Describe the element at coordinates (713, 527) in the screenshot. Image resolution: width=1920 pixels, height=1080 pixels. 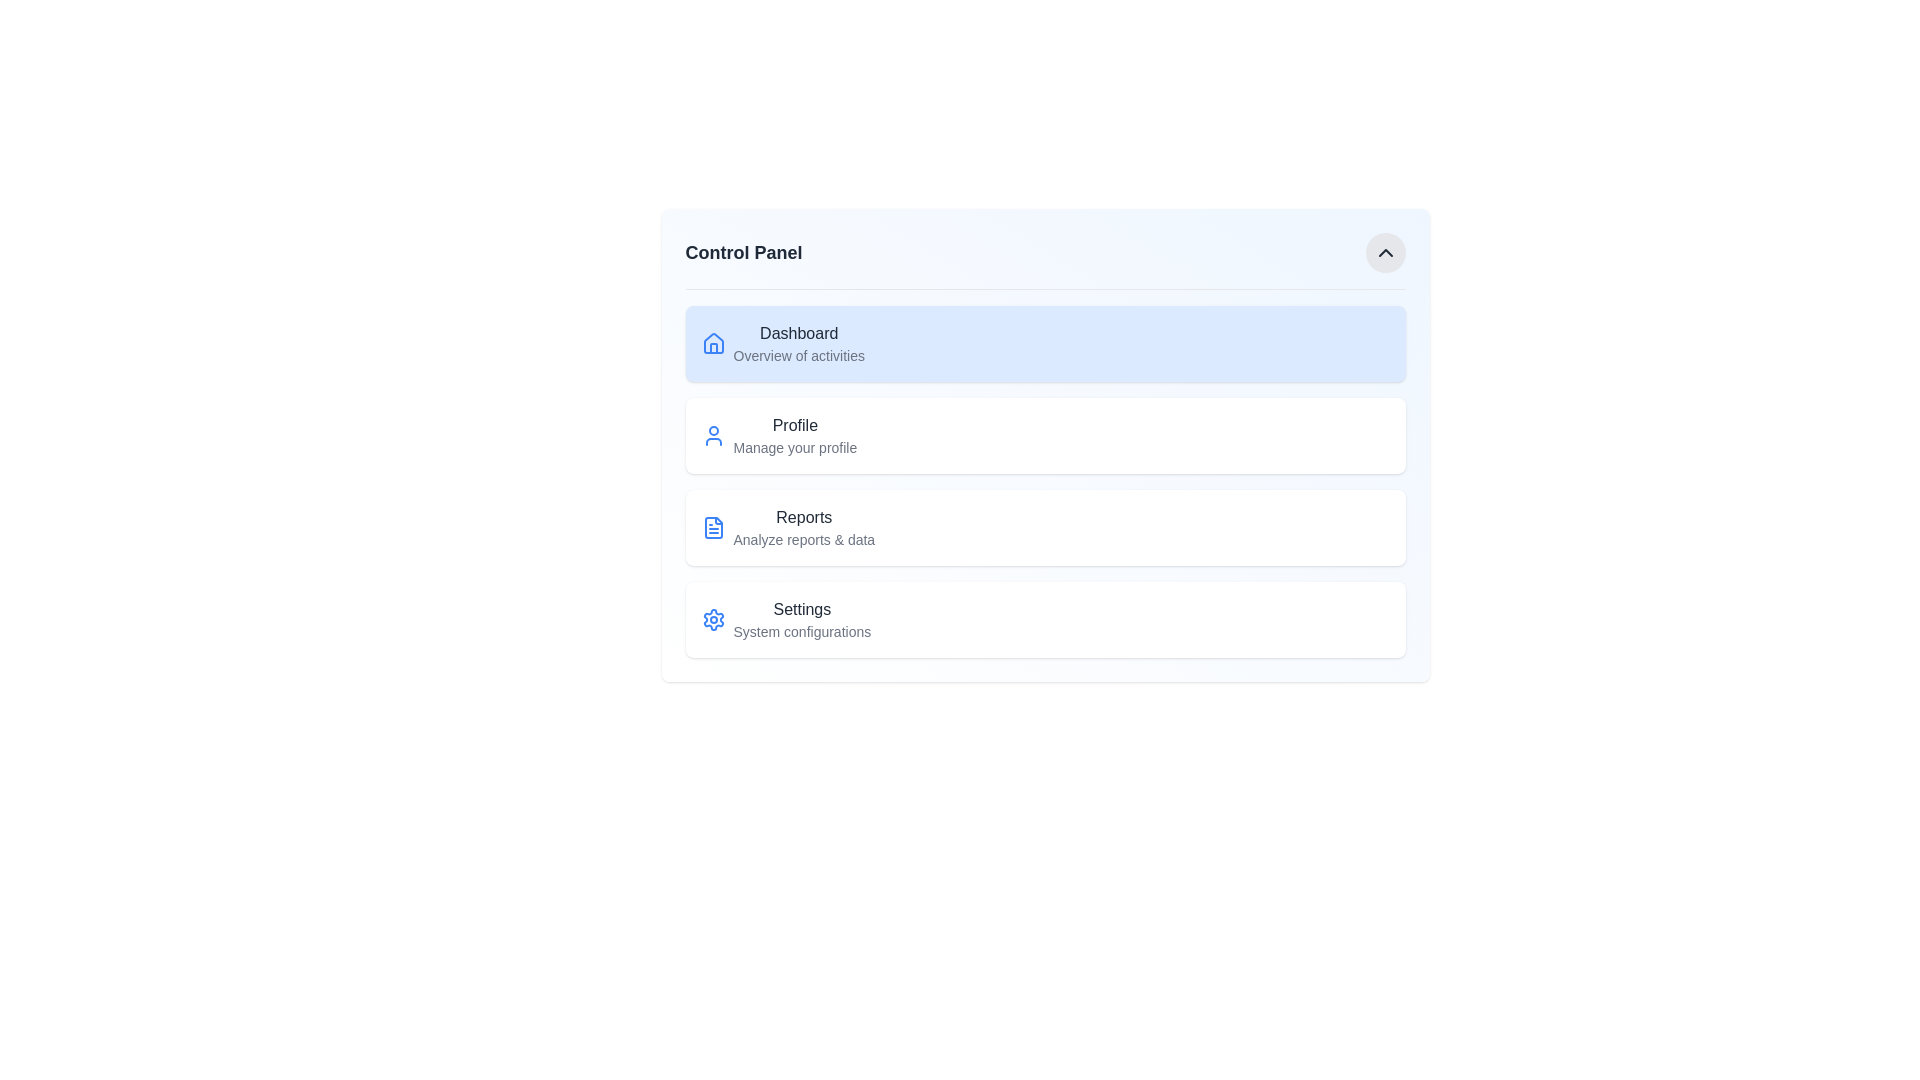
I see `the blue file icon in the 'Reports' section, which is positioned to the left of the text 'Reports' and 'Analyze reports & data'` at that location.